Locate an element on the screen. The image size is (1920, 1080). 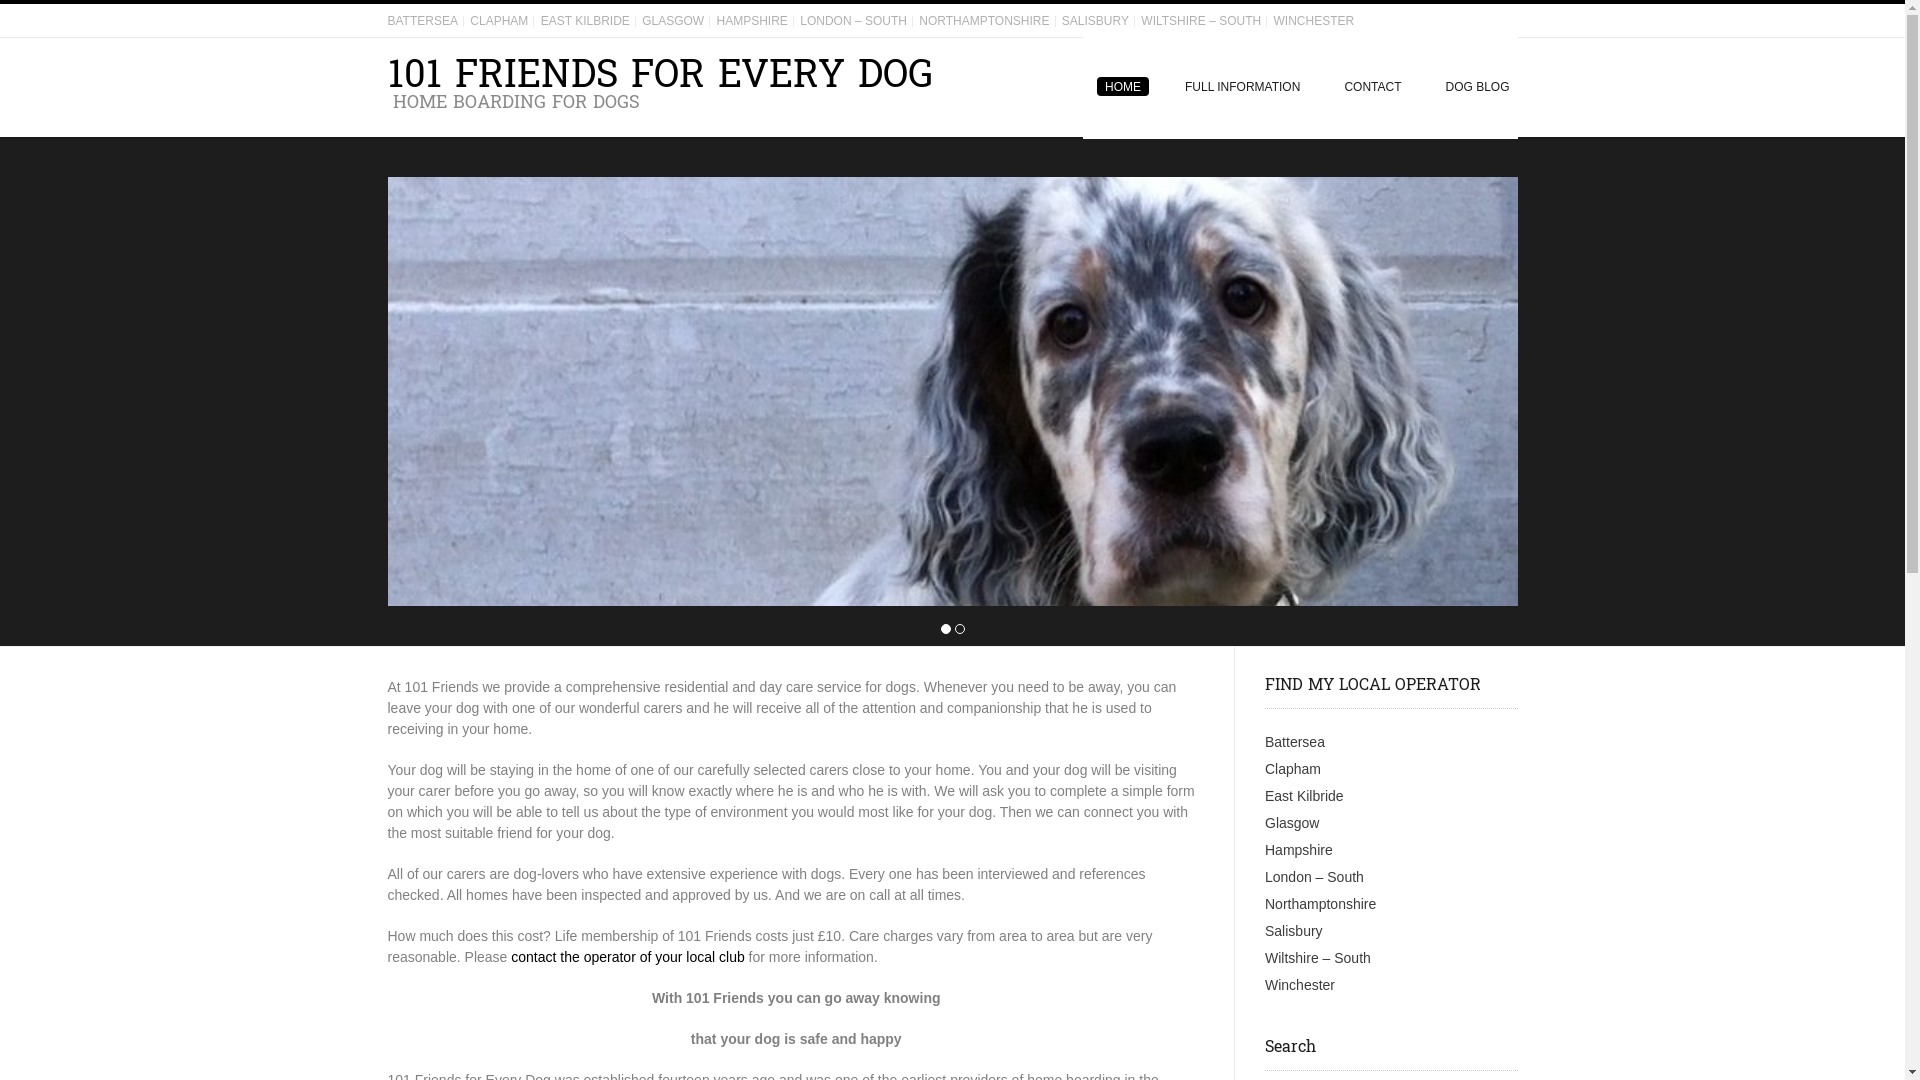
'Glasgow' is located at coordinates (1264, 822).